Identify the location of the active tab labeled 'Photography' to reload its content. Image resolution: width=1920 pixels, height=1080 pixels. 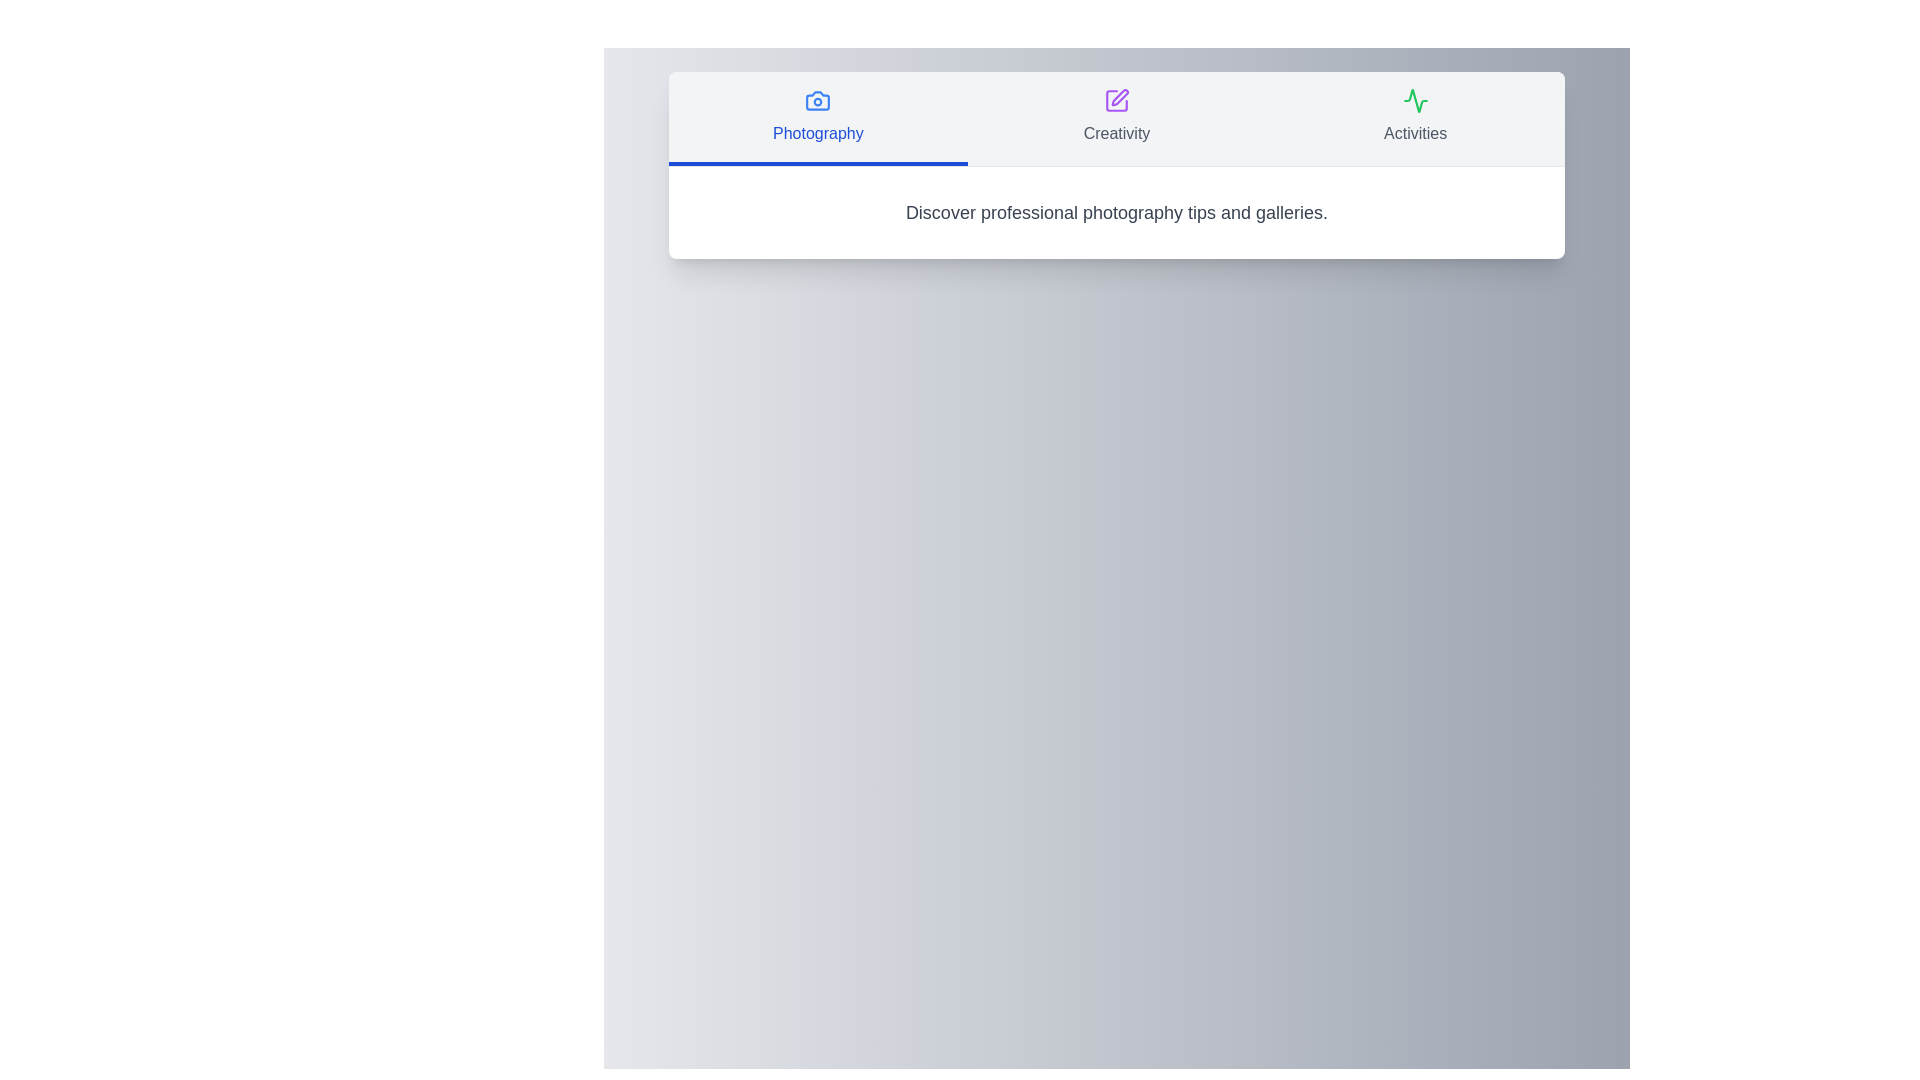
(818, 119).